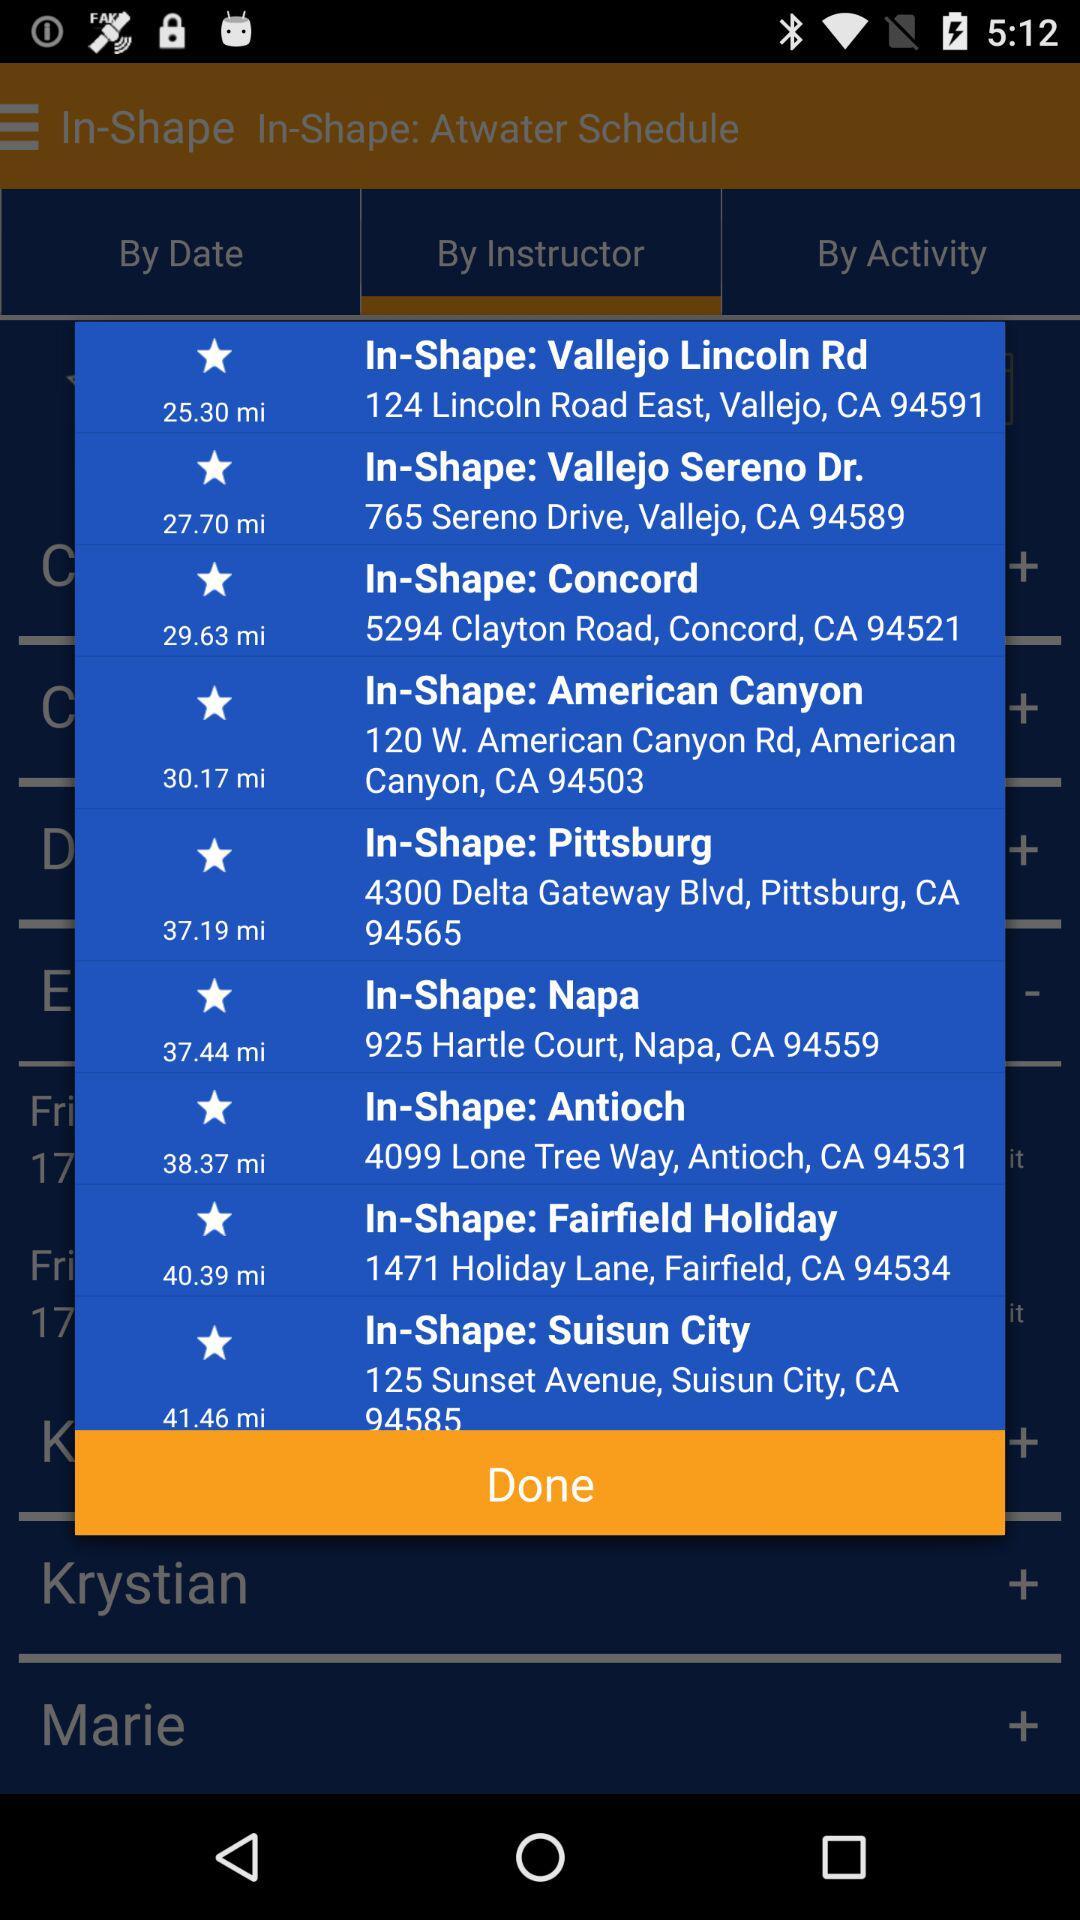 Image resolution: width=1080 pixels, height=1920 pixels. What do you see at coordinates (678, 1391) in the screenshot?
I see `the 125 sunset avenue` at bounding box center [678, 1391].